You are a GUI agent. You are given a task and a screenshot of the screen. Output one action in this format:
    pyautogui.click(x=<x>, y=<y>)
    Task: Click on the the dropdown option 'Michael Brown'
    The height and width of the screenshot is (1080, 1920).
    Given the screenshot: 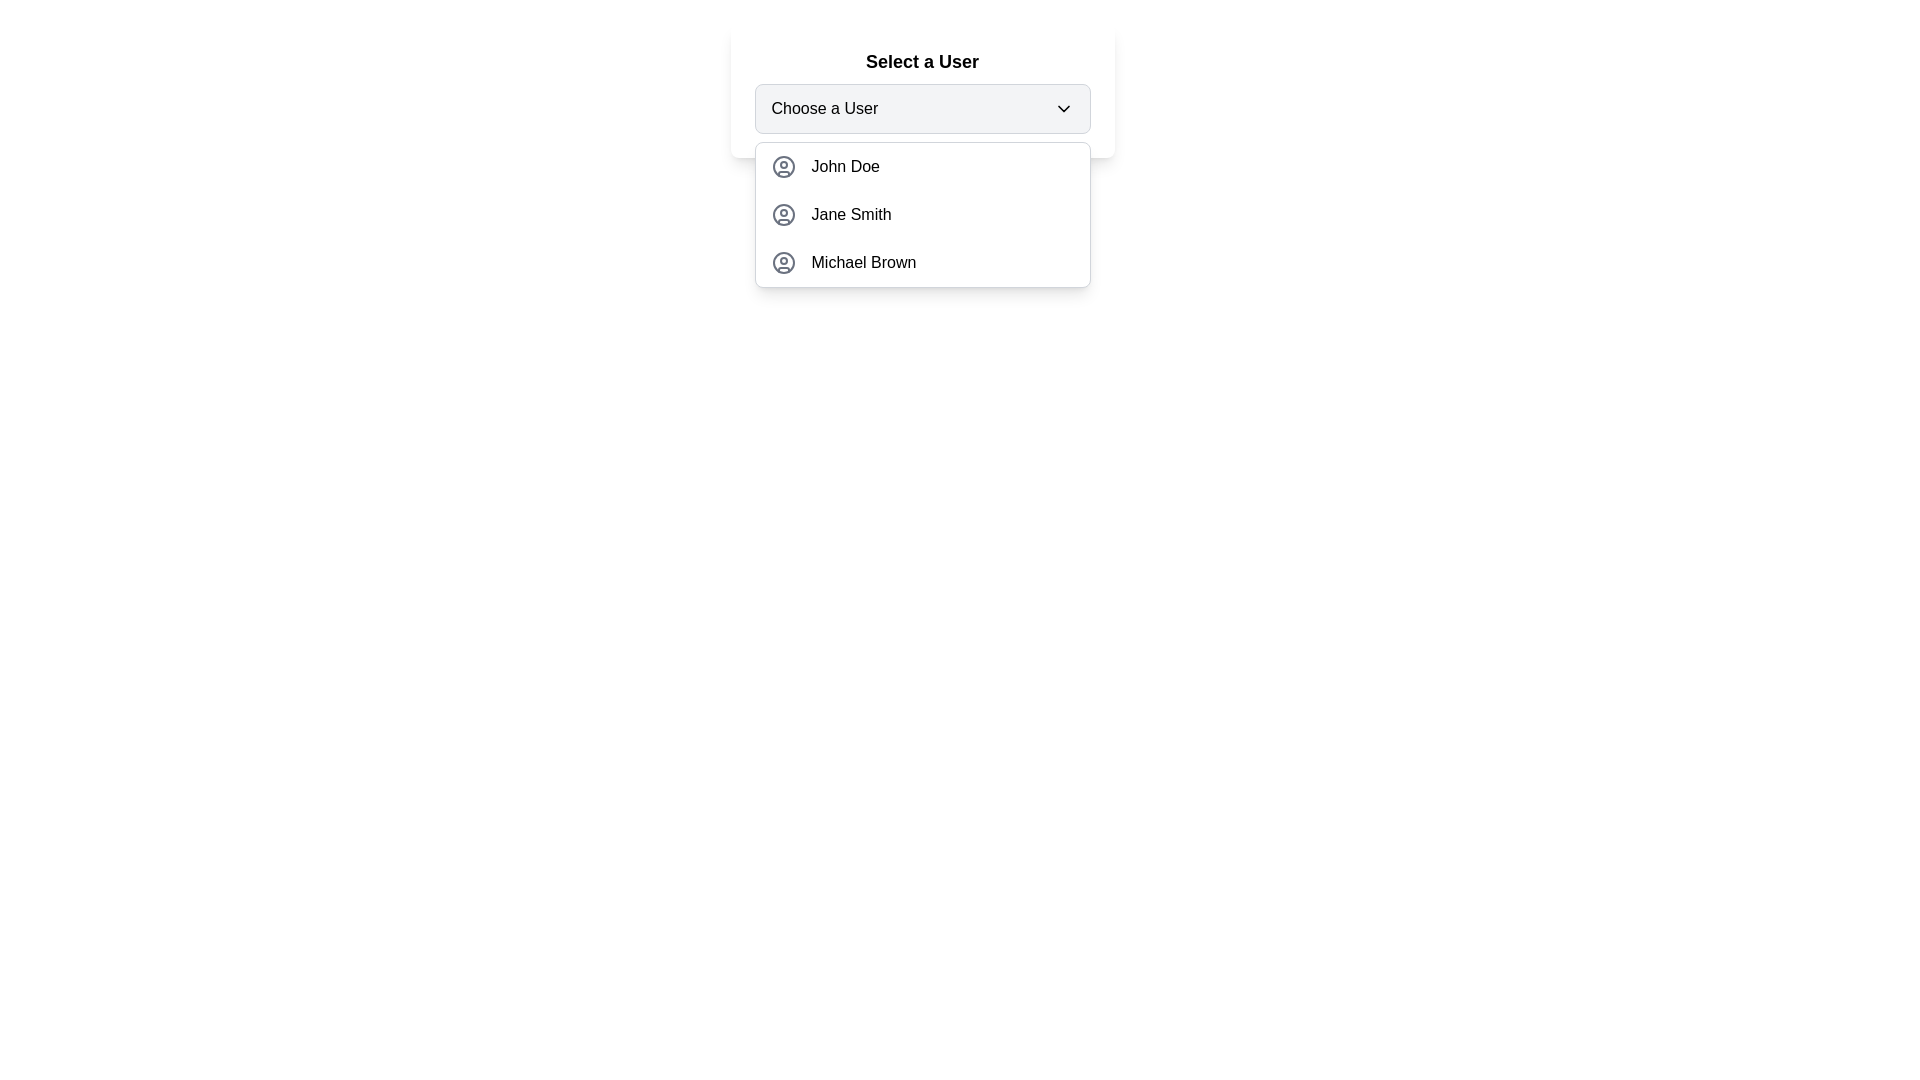 What is the action you would take?
    pyautogui.click(x=864, y=261)
    